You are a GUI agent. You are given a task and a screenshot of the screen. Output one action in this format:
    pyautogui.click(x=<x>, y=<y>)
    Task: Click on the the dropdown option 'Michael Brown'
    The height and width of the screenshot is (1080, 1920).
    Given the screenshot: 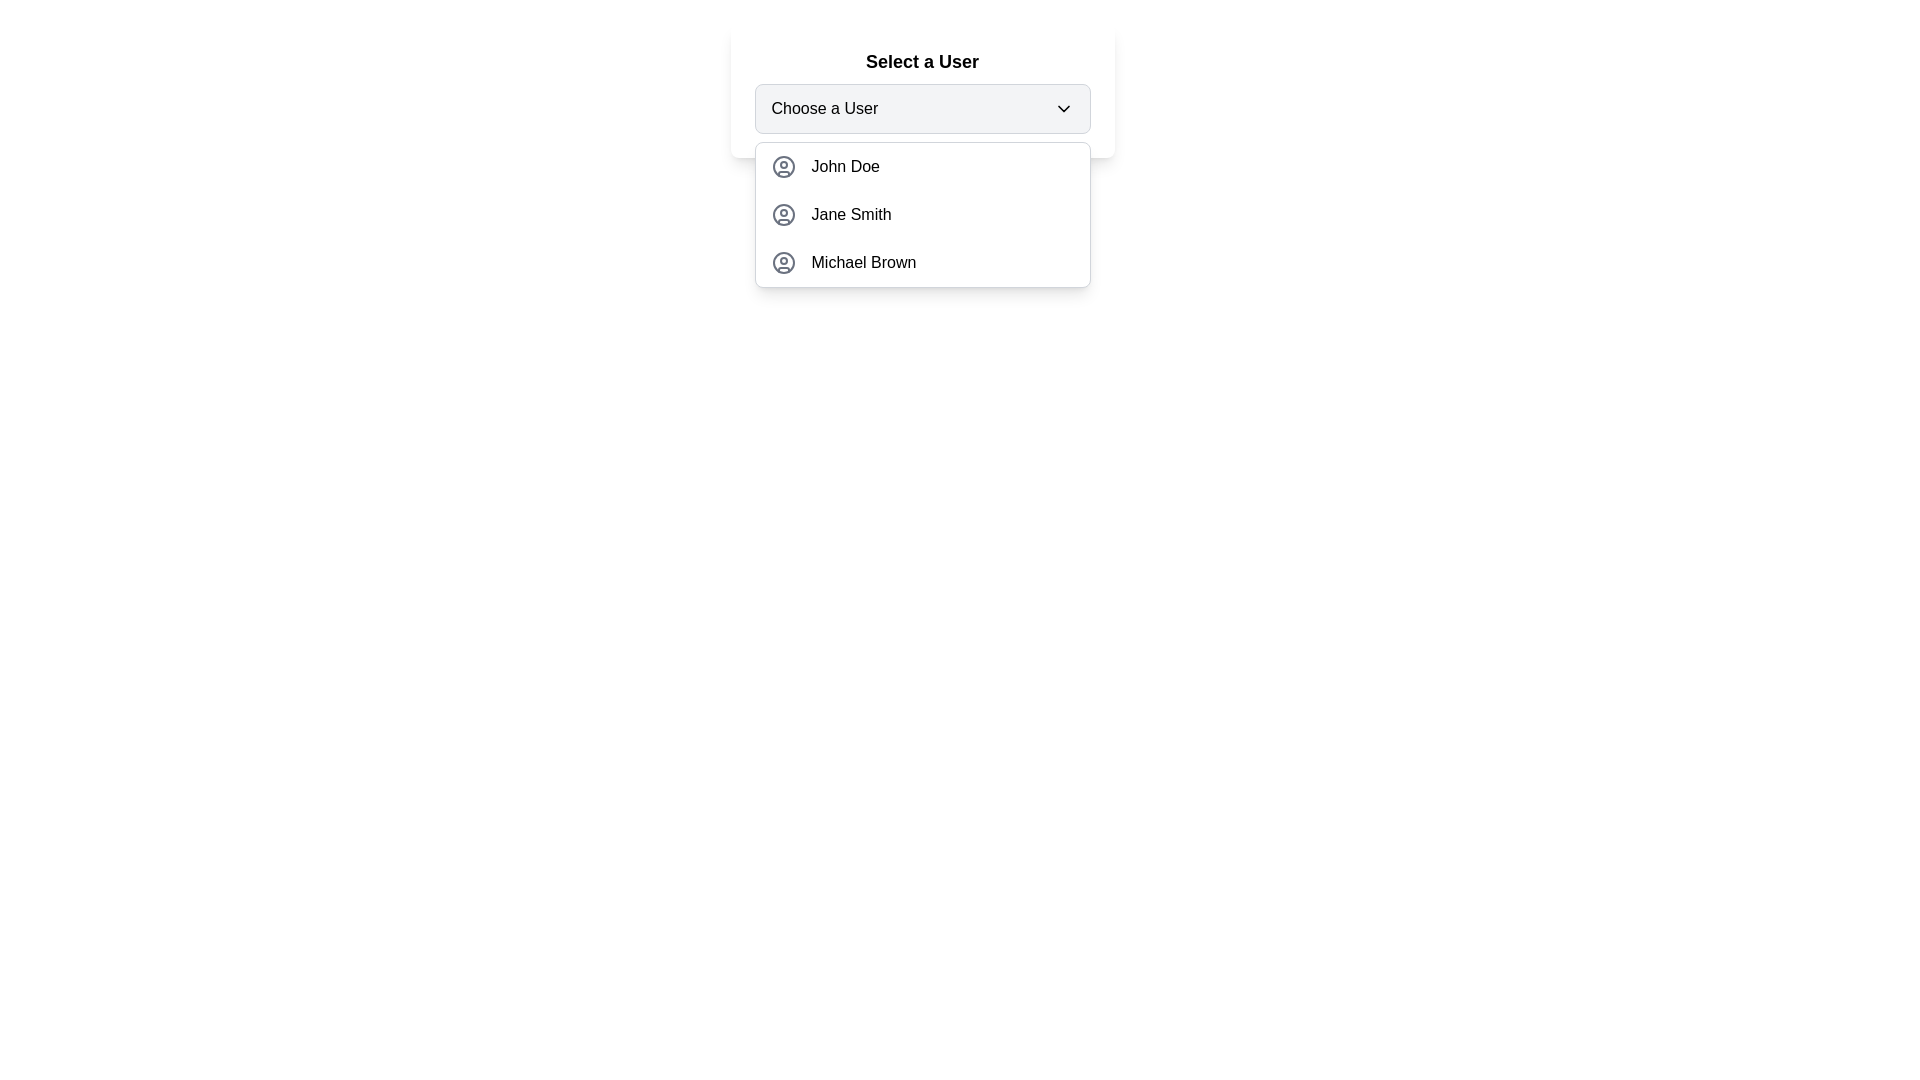 What is the action you would take?
    pyautogui.click(x=864, y=261)
    